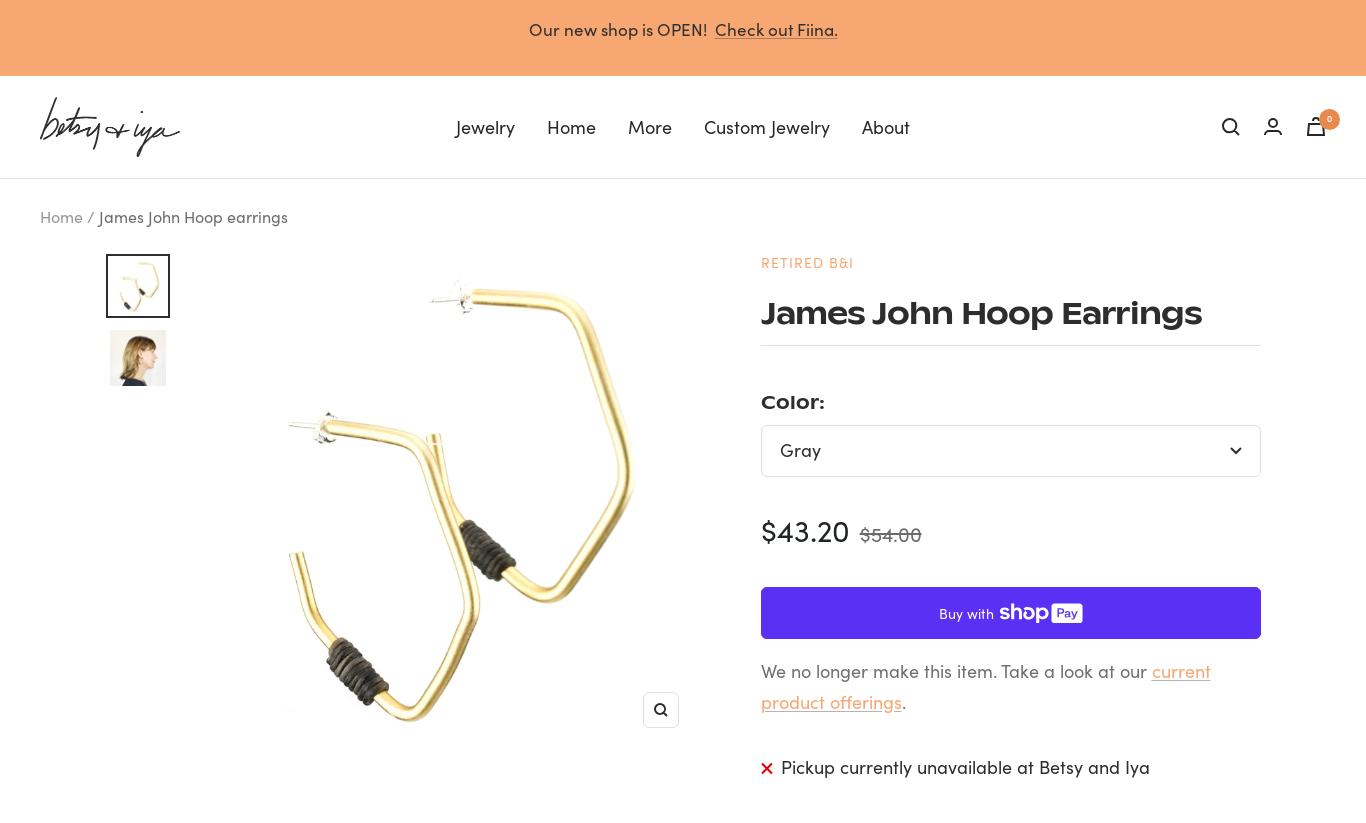 The height and width of the screenshot is (823, 1366). I want to click on 'Cards', so click(671, 232).